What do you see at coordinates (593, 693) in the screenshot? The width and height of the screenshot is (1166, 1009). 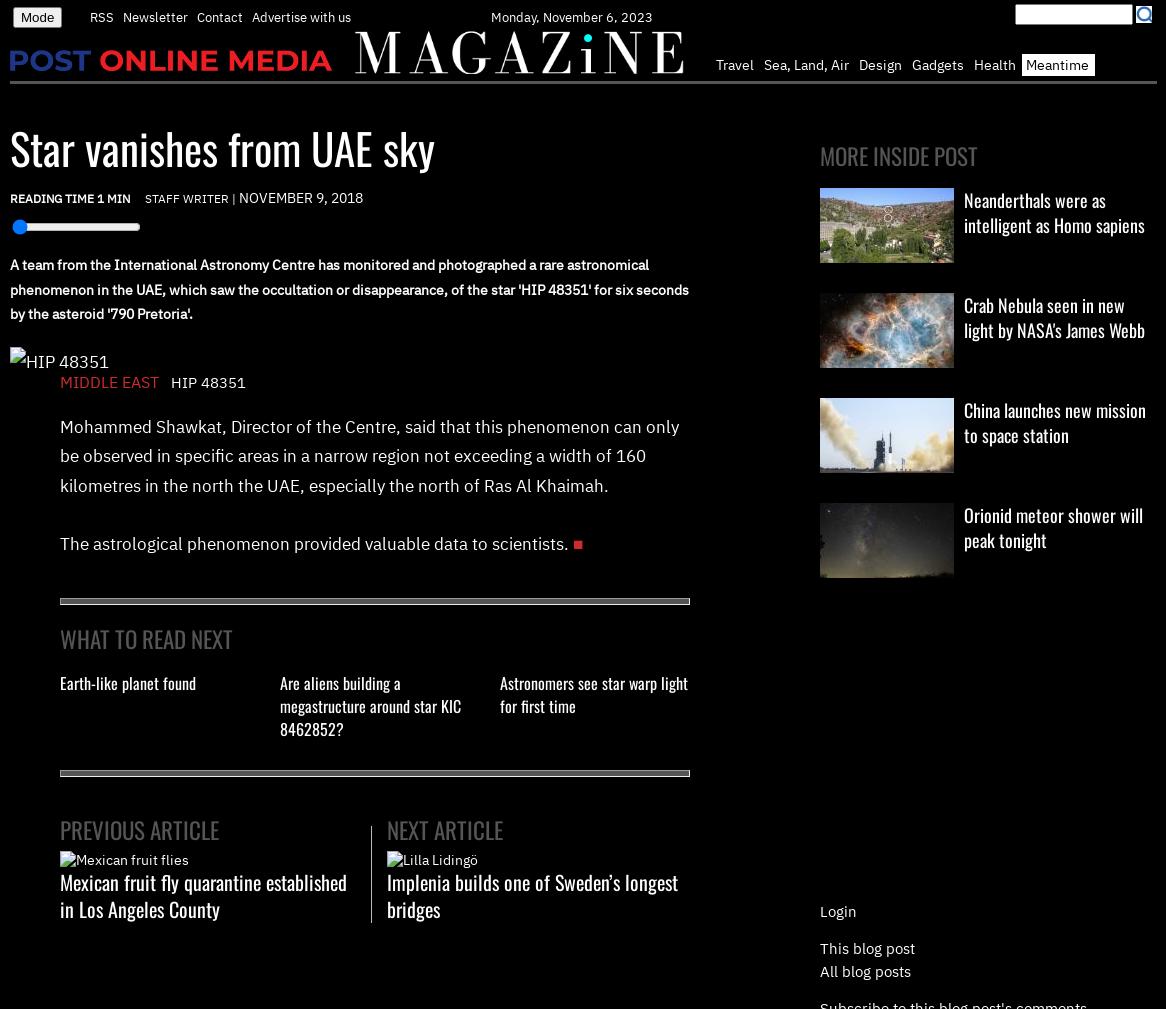 I see `'Astronomers see star warp light for first time'` at bounding box center [593, 693].